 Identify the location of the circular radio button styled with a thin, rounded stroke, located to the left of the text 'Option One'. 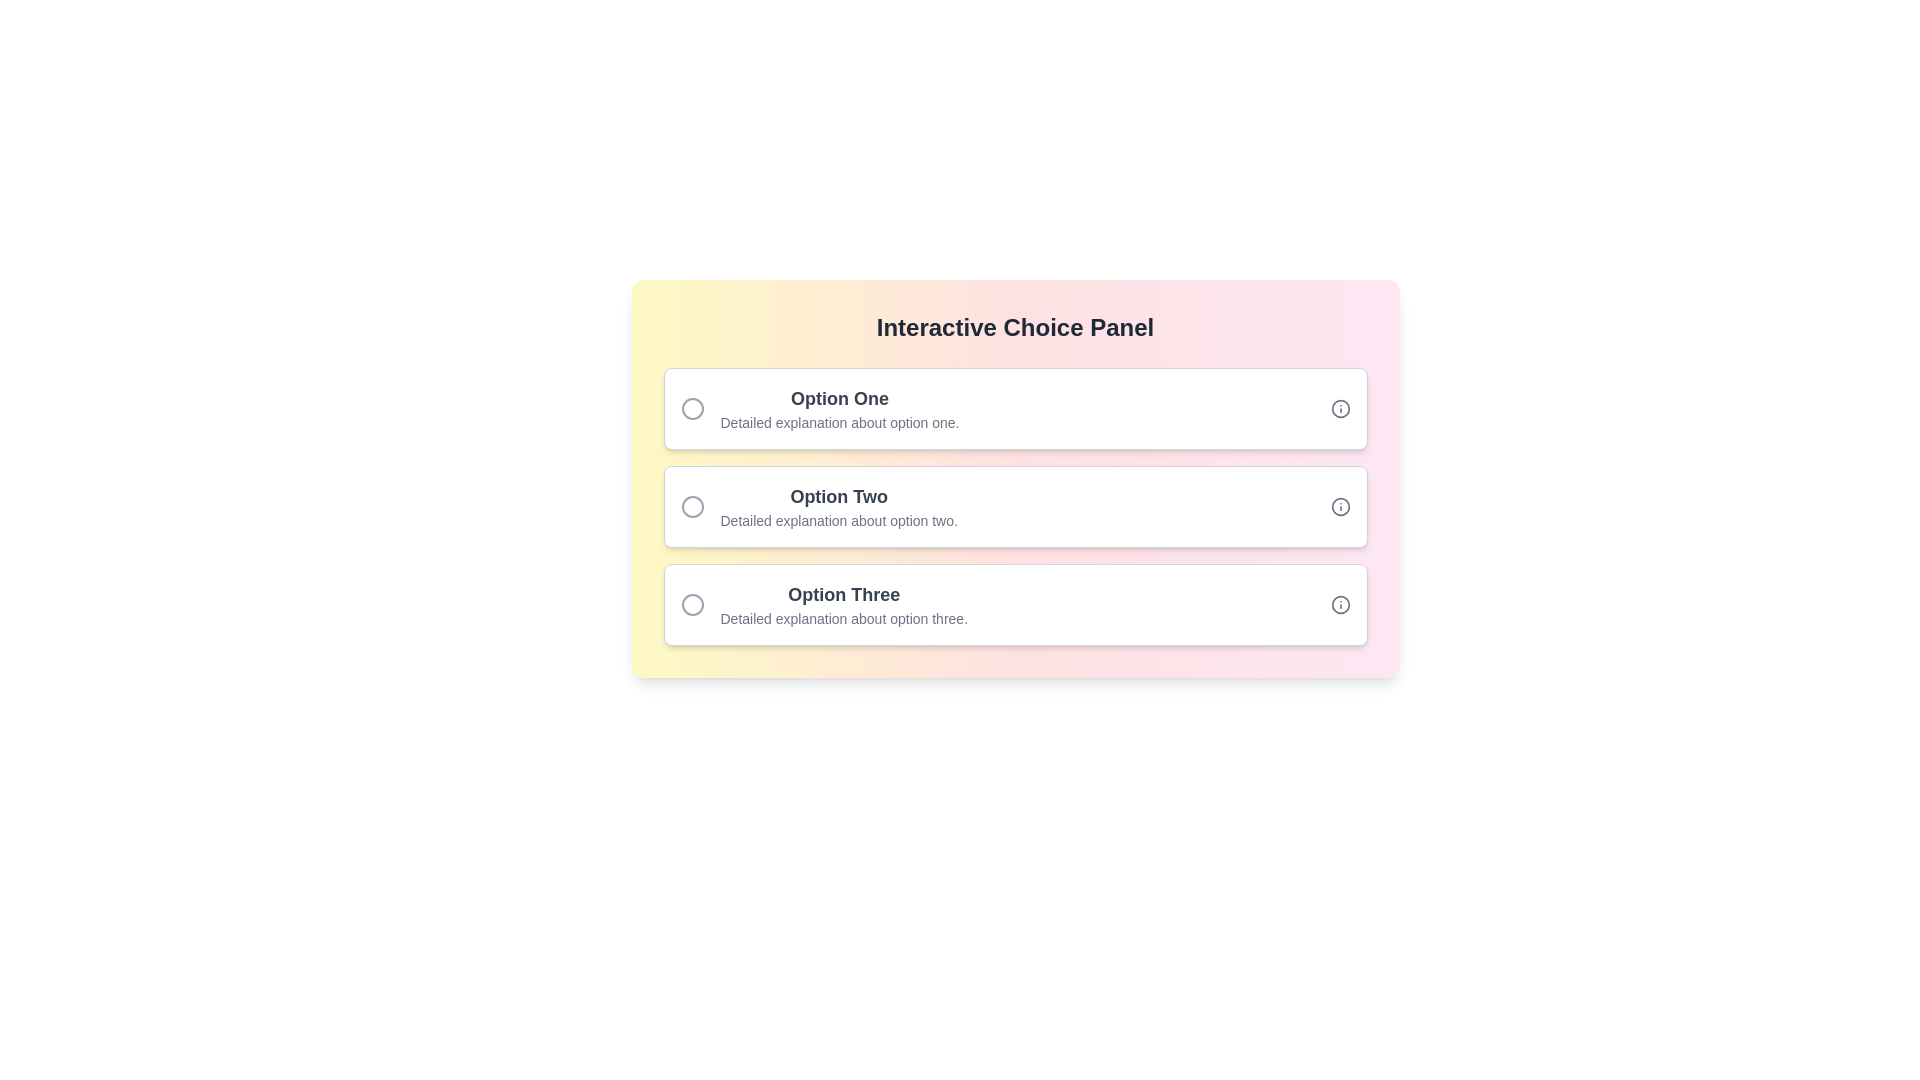
(692, 407).